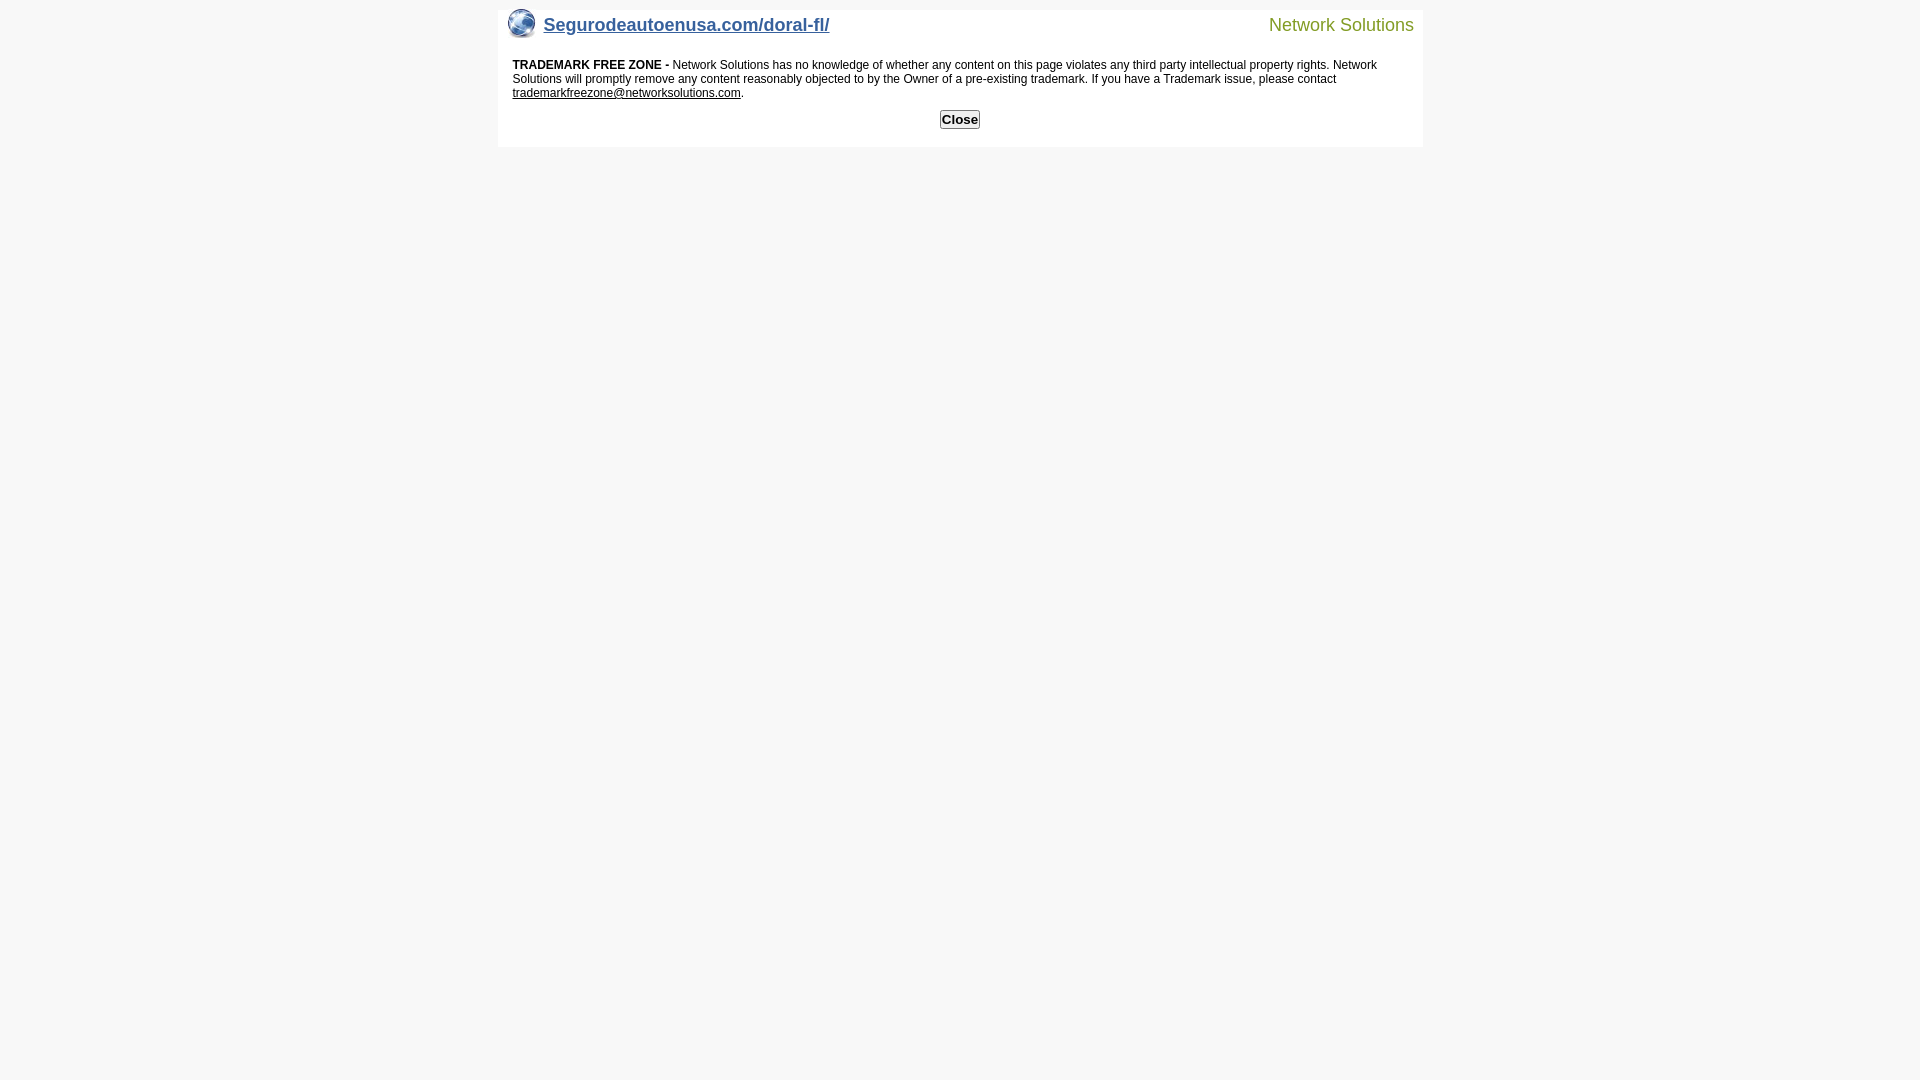 Image resolution: width=1920 pixels, height=1080 pixels. Describe the element at coordinates (960, 119) in the screenshot. I see `'Close'` at that location.